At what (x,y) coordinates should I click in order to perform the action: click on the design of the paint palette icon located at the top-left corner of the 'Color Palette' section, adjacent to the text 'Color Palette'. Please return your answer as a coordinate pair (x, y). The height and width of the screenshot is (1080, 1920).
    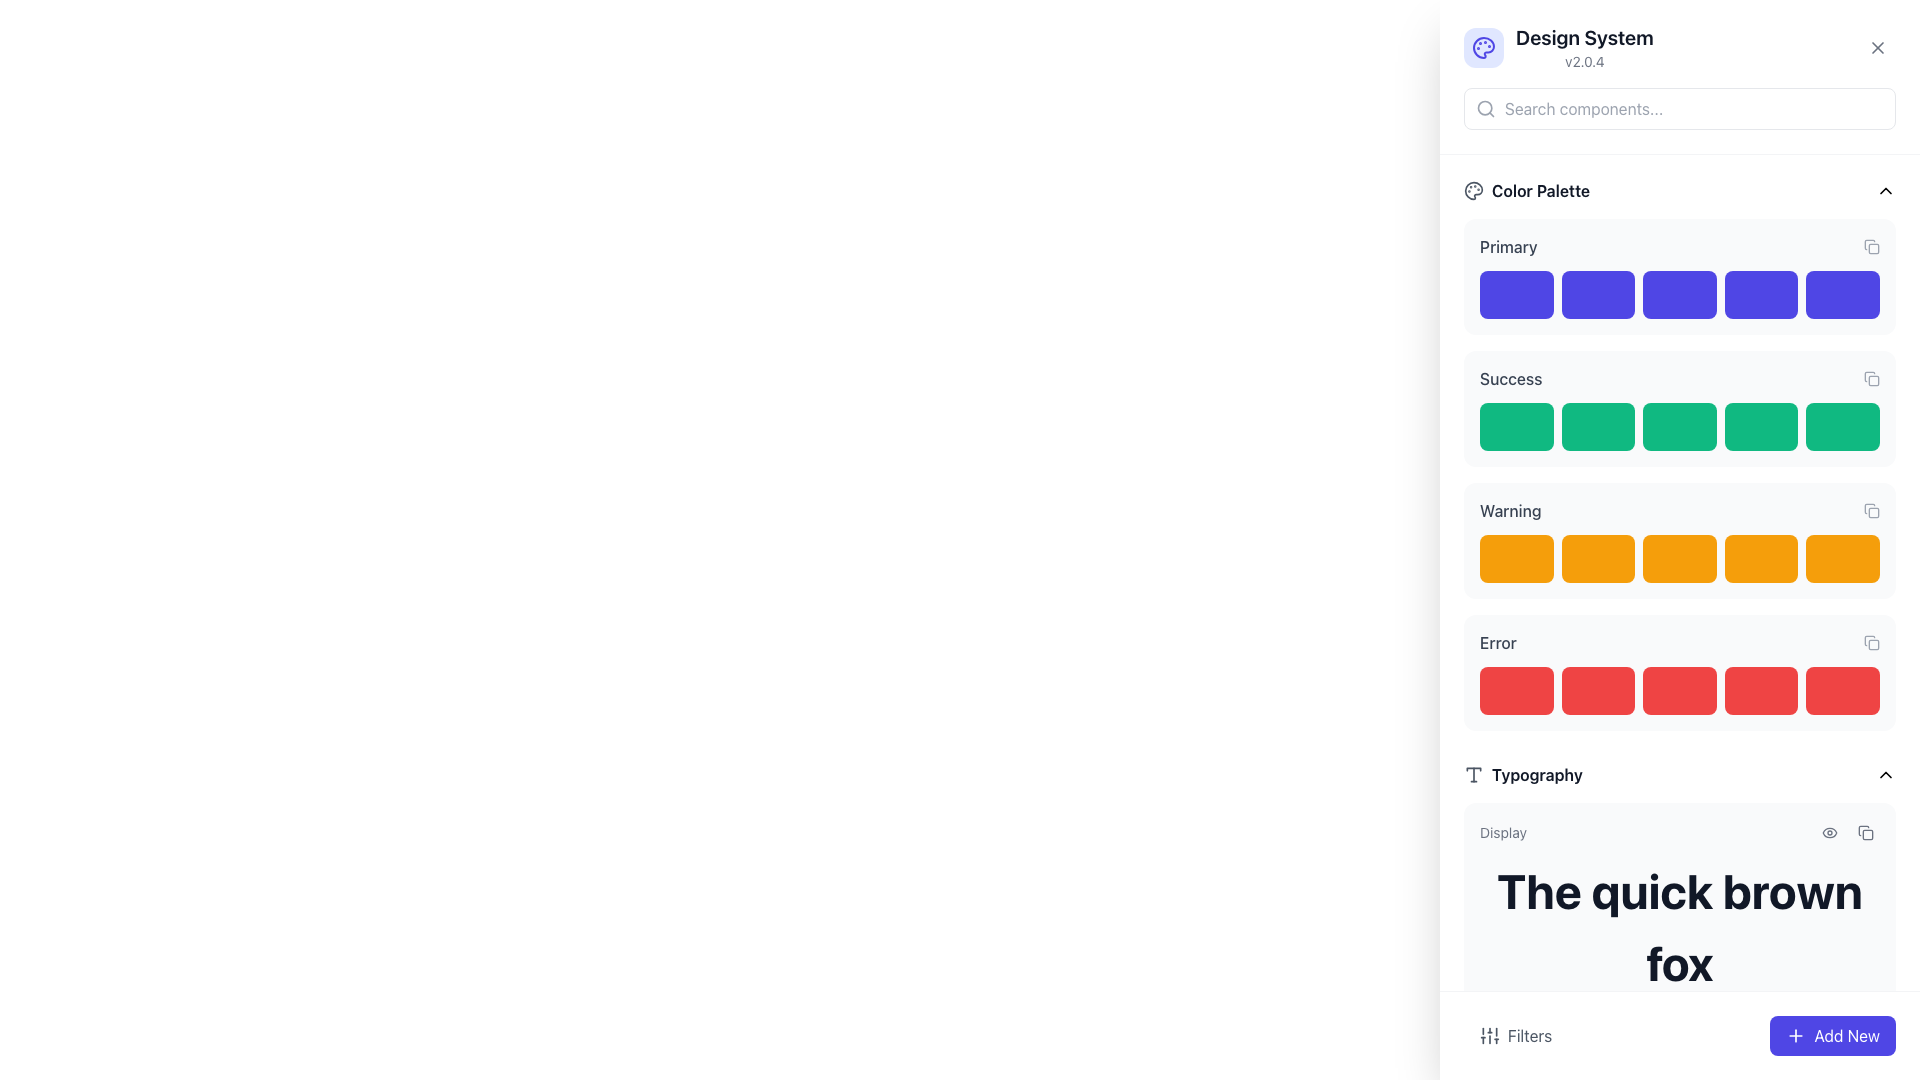
    Looking at the image, I should click on (1473, 191).